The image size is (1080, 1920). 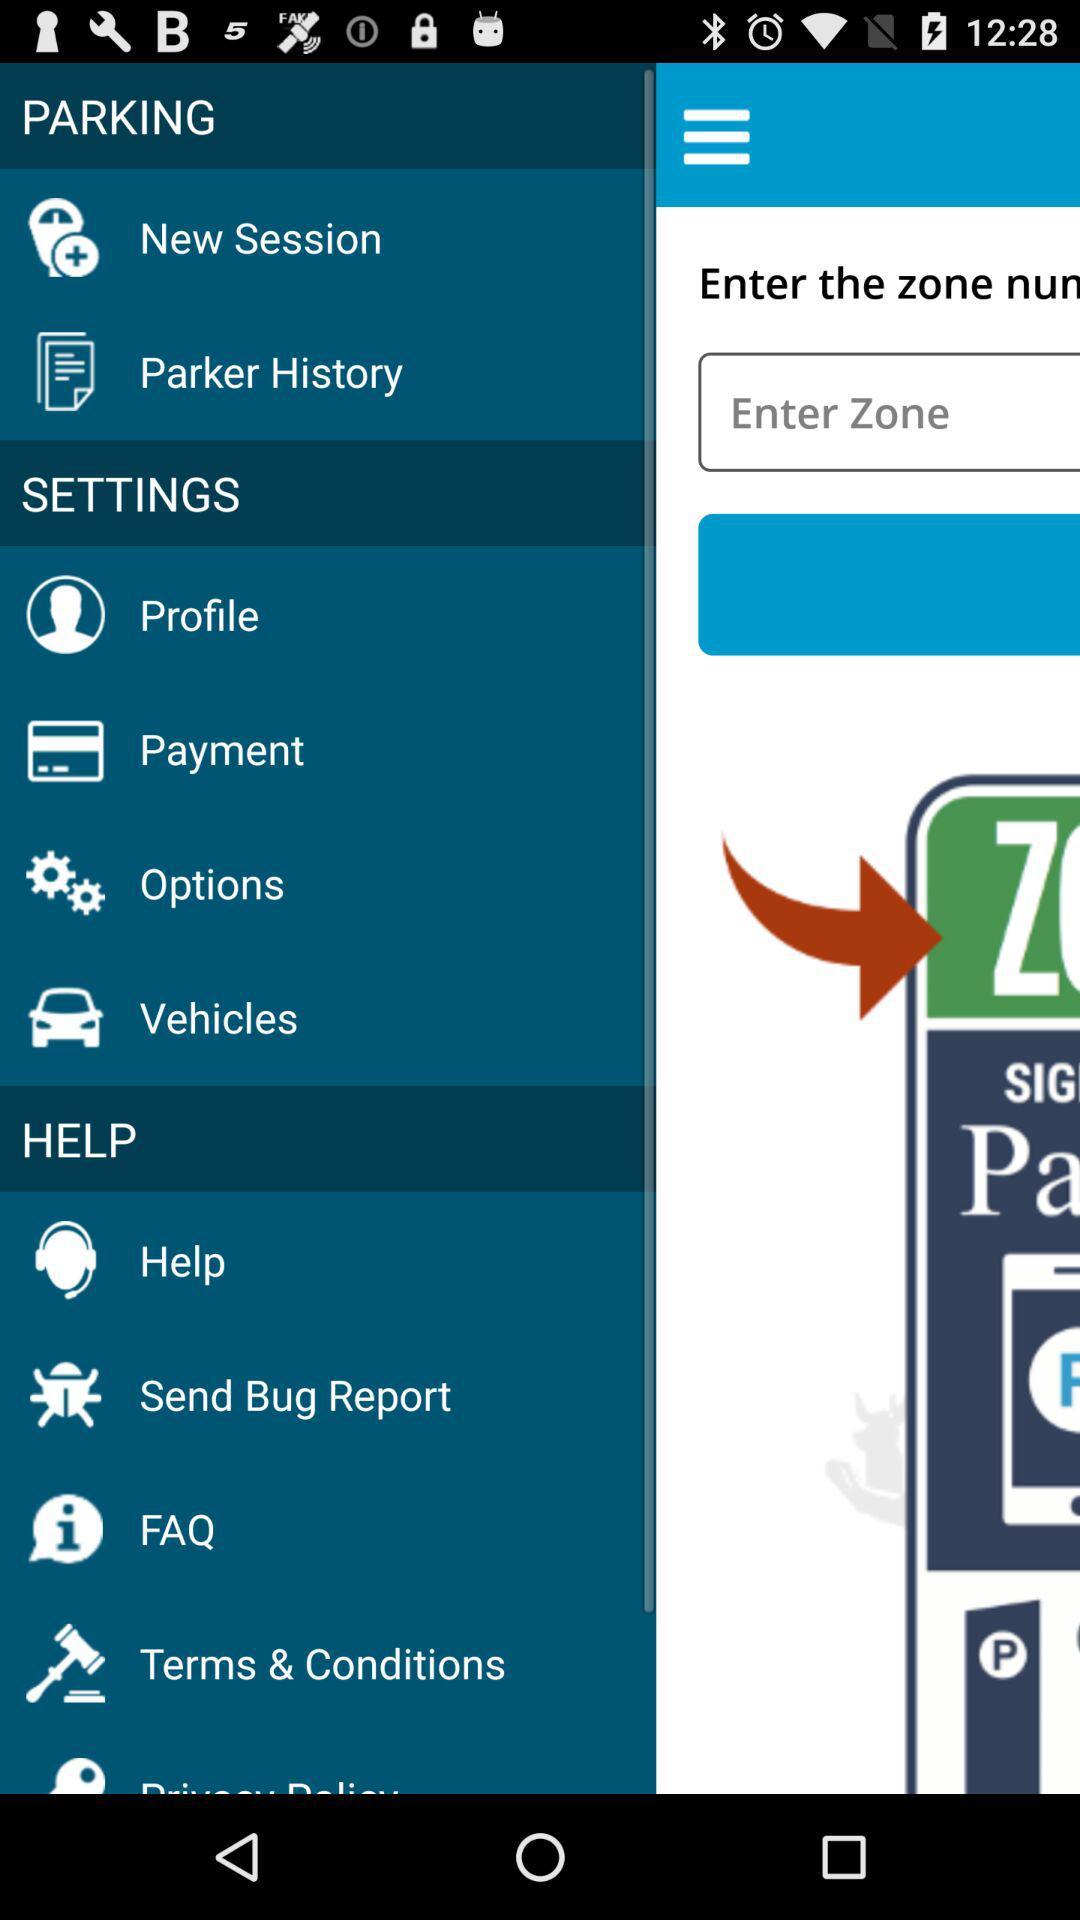 What do you see at coordinates (219, 1017) in the screenshot?
I see `the icon below the options` at bounding box center [219, 1017].